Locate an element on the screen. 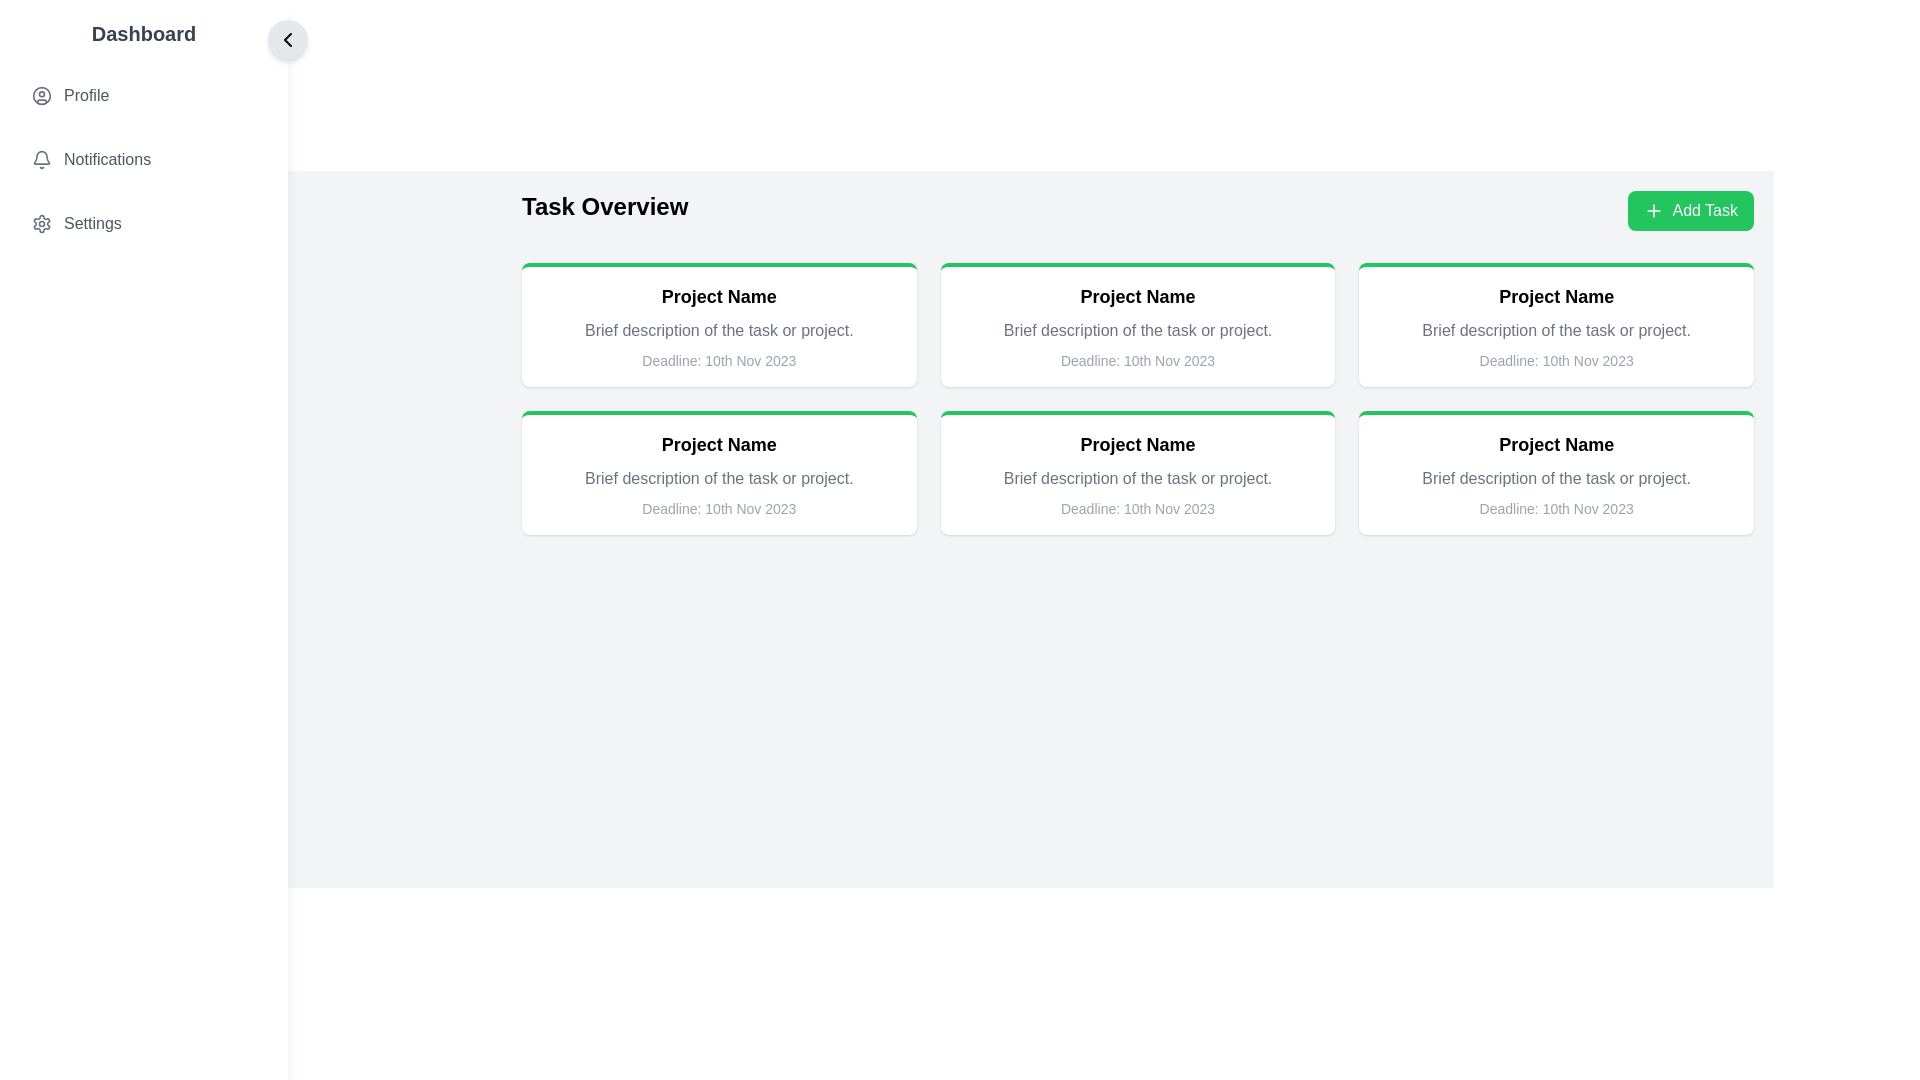 The height and width of the screenshot is (1080, 1920). the text label for the settings menu located in the vertical menu on the left-hand side of the interface, which is the third item in the list after 'Profile' and 'Notifications' is located at coordinates (91, 223).